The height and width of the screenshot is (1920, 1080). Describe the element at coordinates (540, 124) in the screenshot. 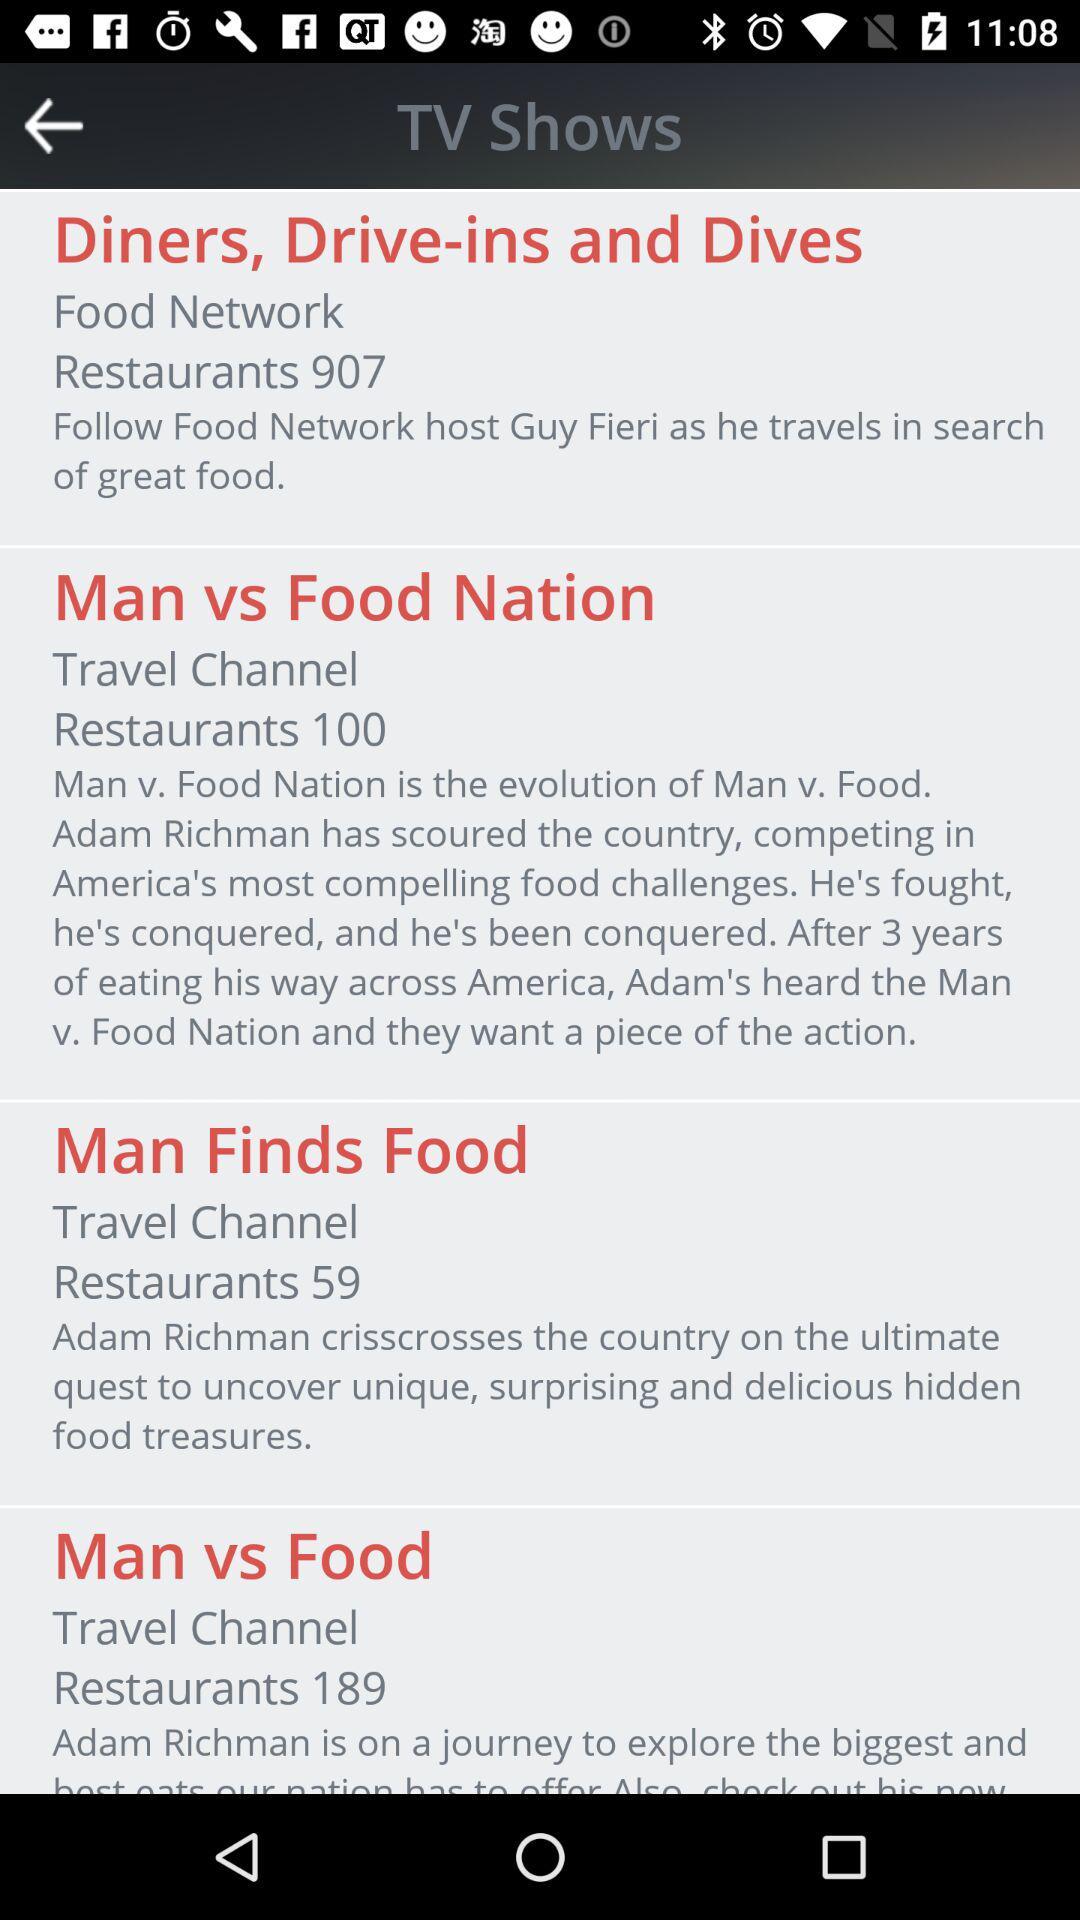

I see `the tv shows item` at that location.